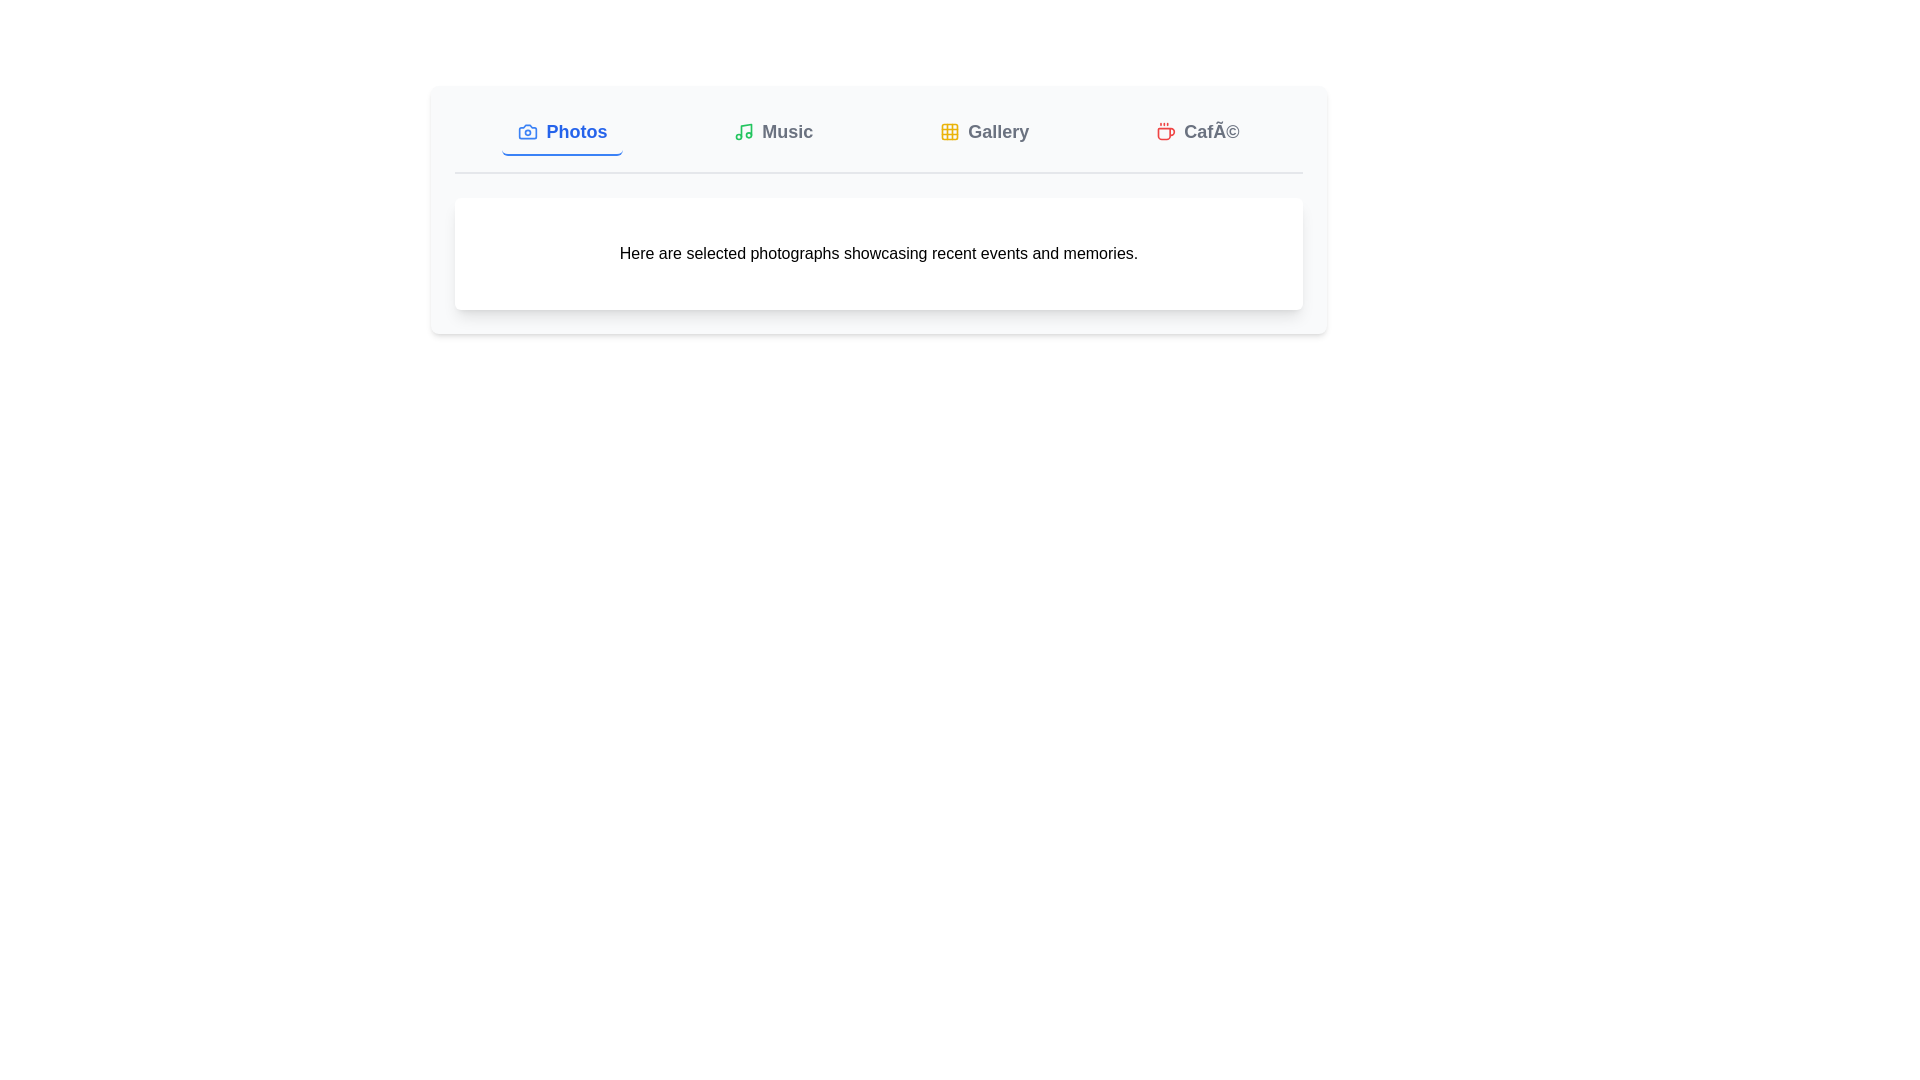 The height and width of the screenshot is (1080, 1920). Describe the element at coordinates (786, 131) in the screenshot. I see `the text label displaying 'Music' which is part of the navigation button, positioned second from the left, and located to the right of the green music note icon` at that location.